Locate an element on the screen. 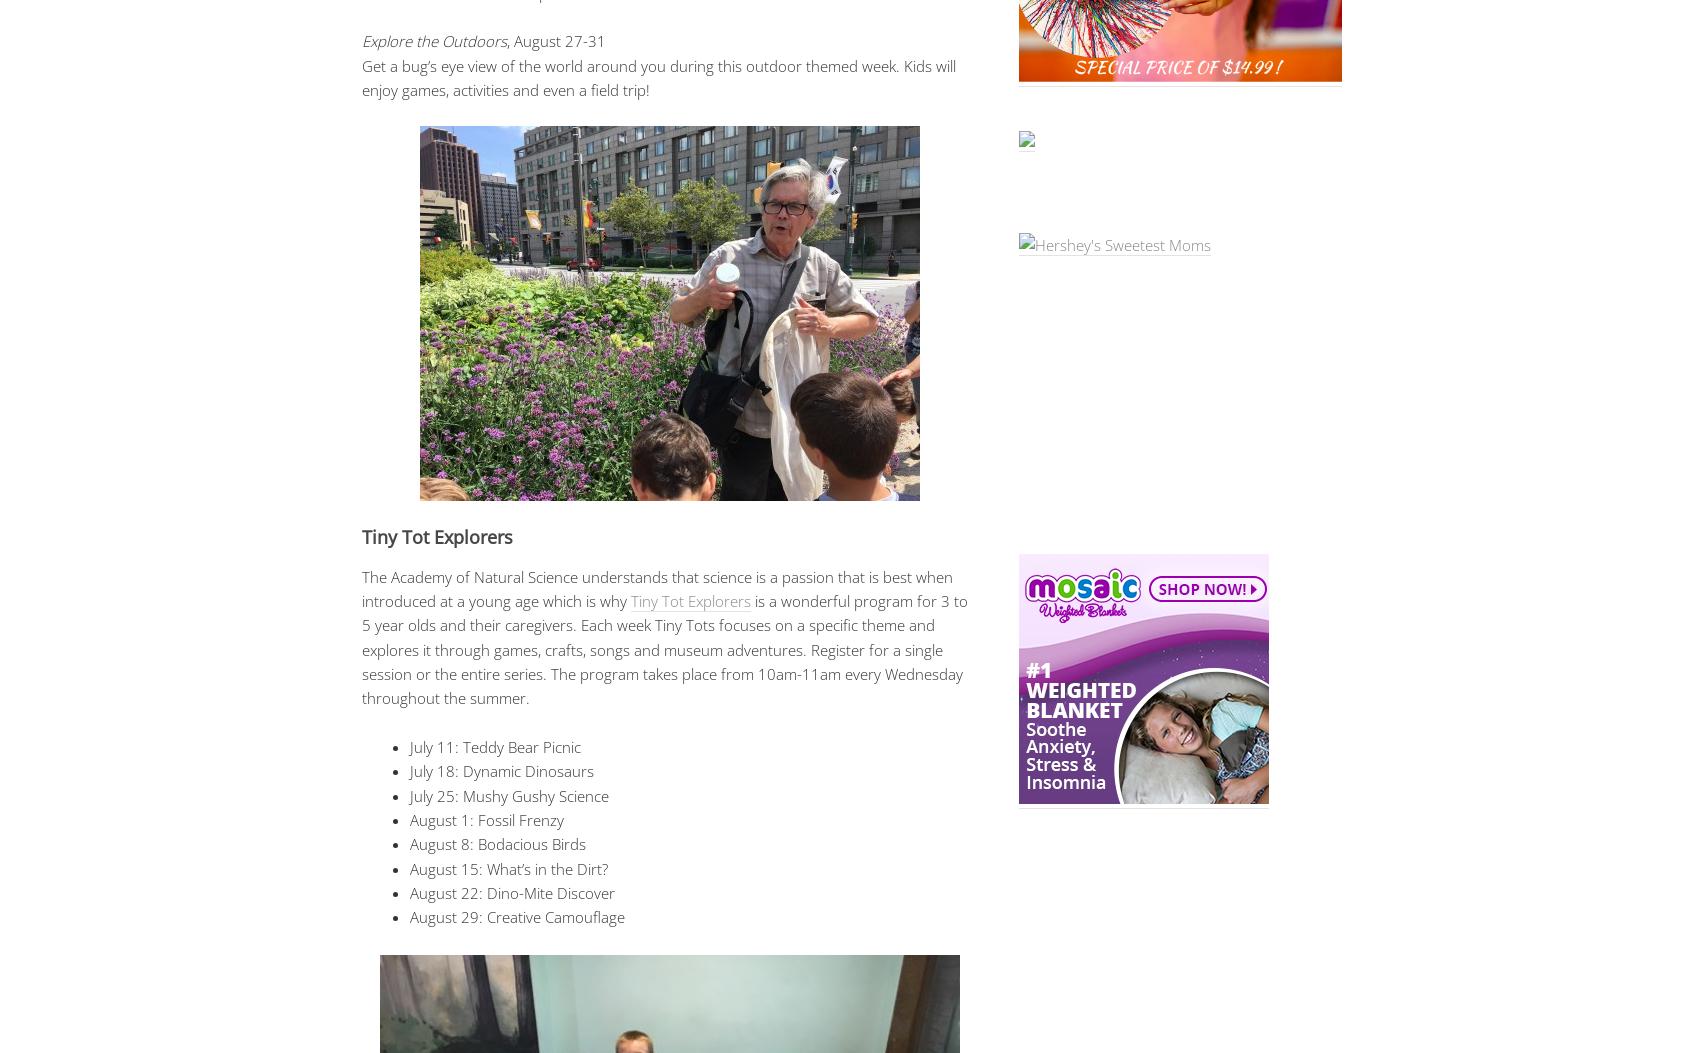 The image size is (1704, 1053). 'August 22: Dino-Mite Discover' is located at coordinates (512, 893).